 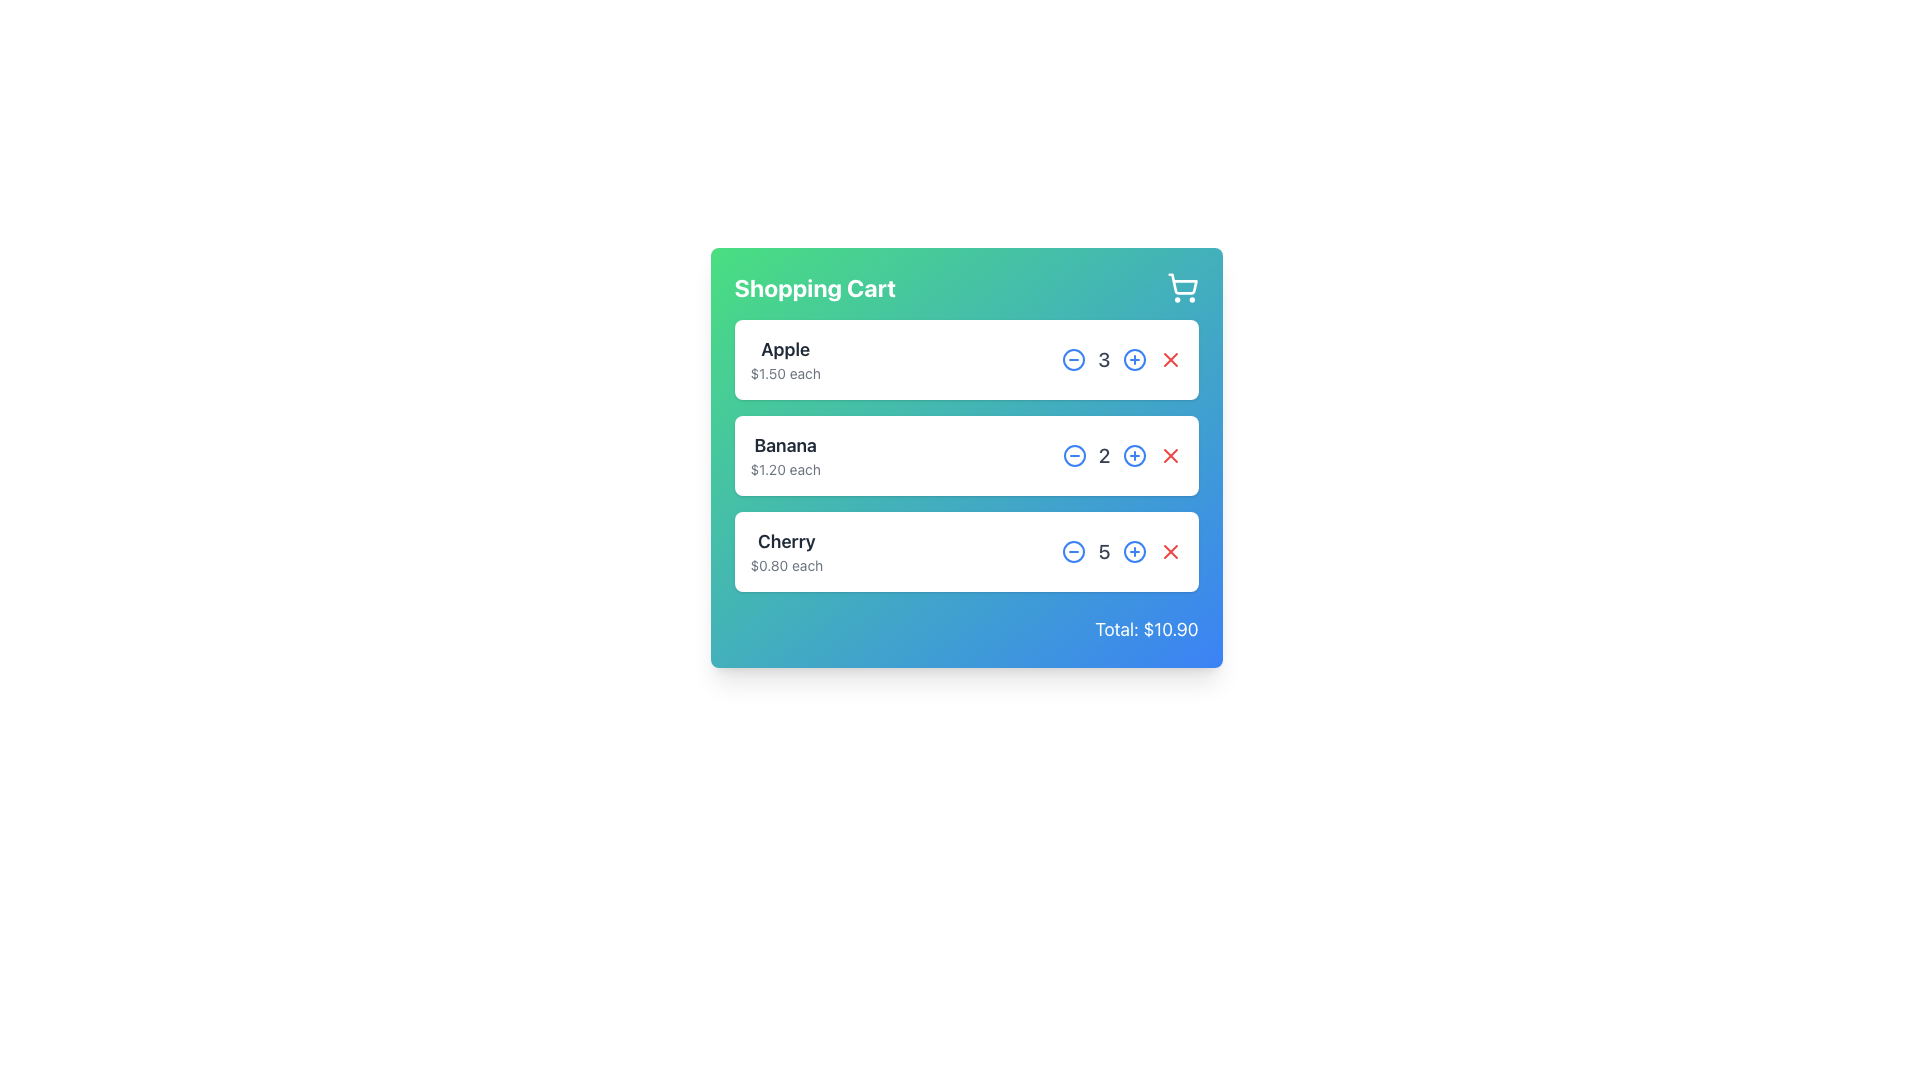 What do you see at coordinates (1103, 455) in the screenshot?
I see `the Counter Display showing the numeral '2', which is centrally placed between the minus and plus controls in the item count section of the Banana cart item row` at bounding box center [1103, 455].